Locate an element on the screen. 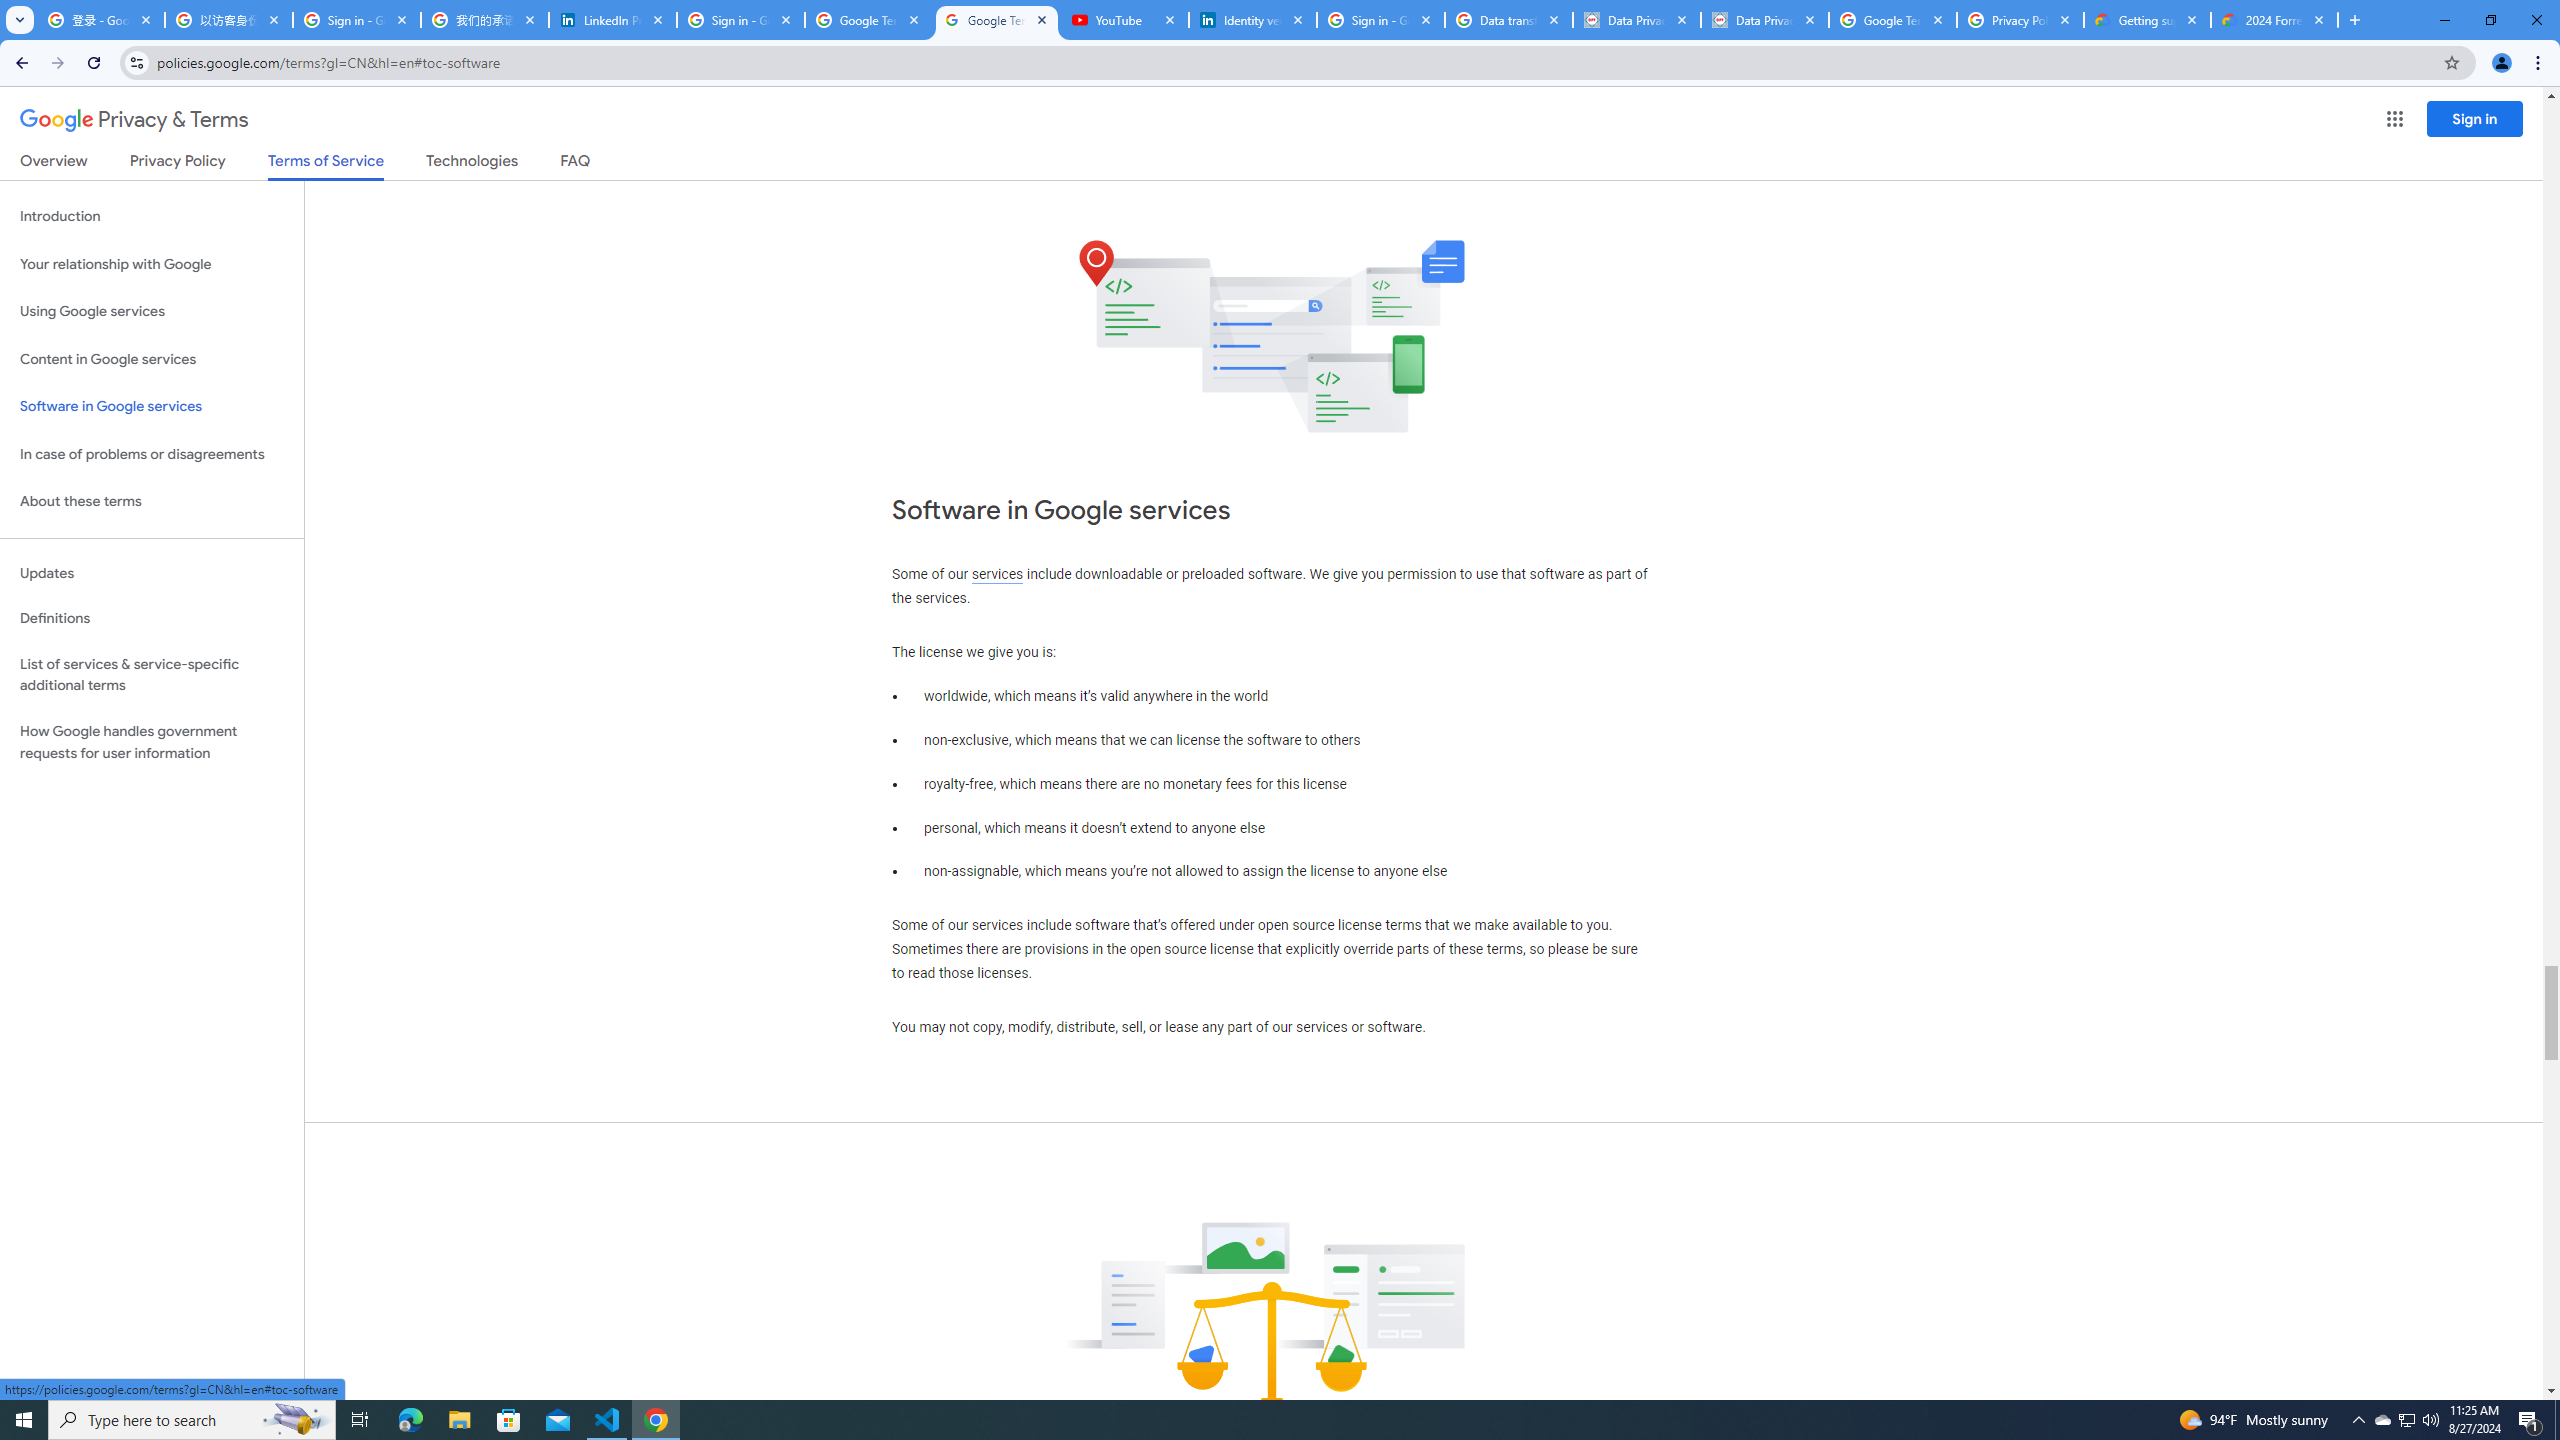 Image resolution: width=2560 pixels, height=1440 pixels. 'About these terms' is located at coordinates (151, 501).